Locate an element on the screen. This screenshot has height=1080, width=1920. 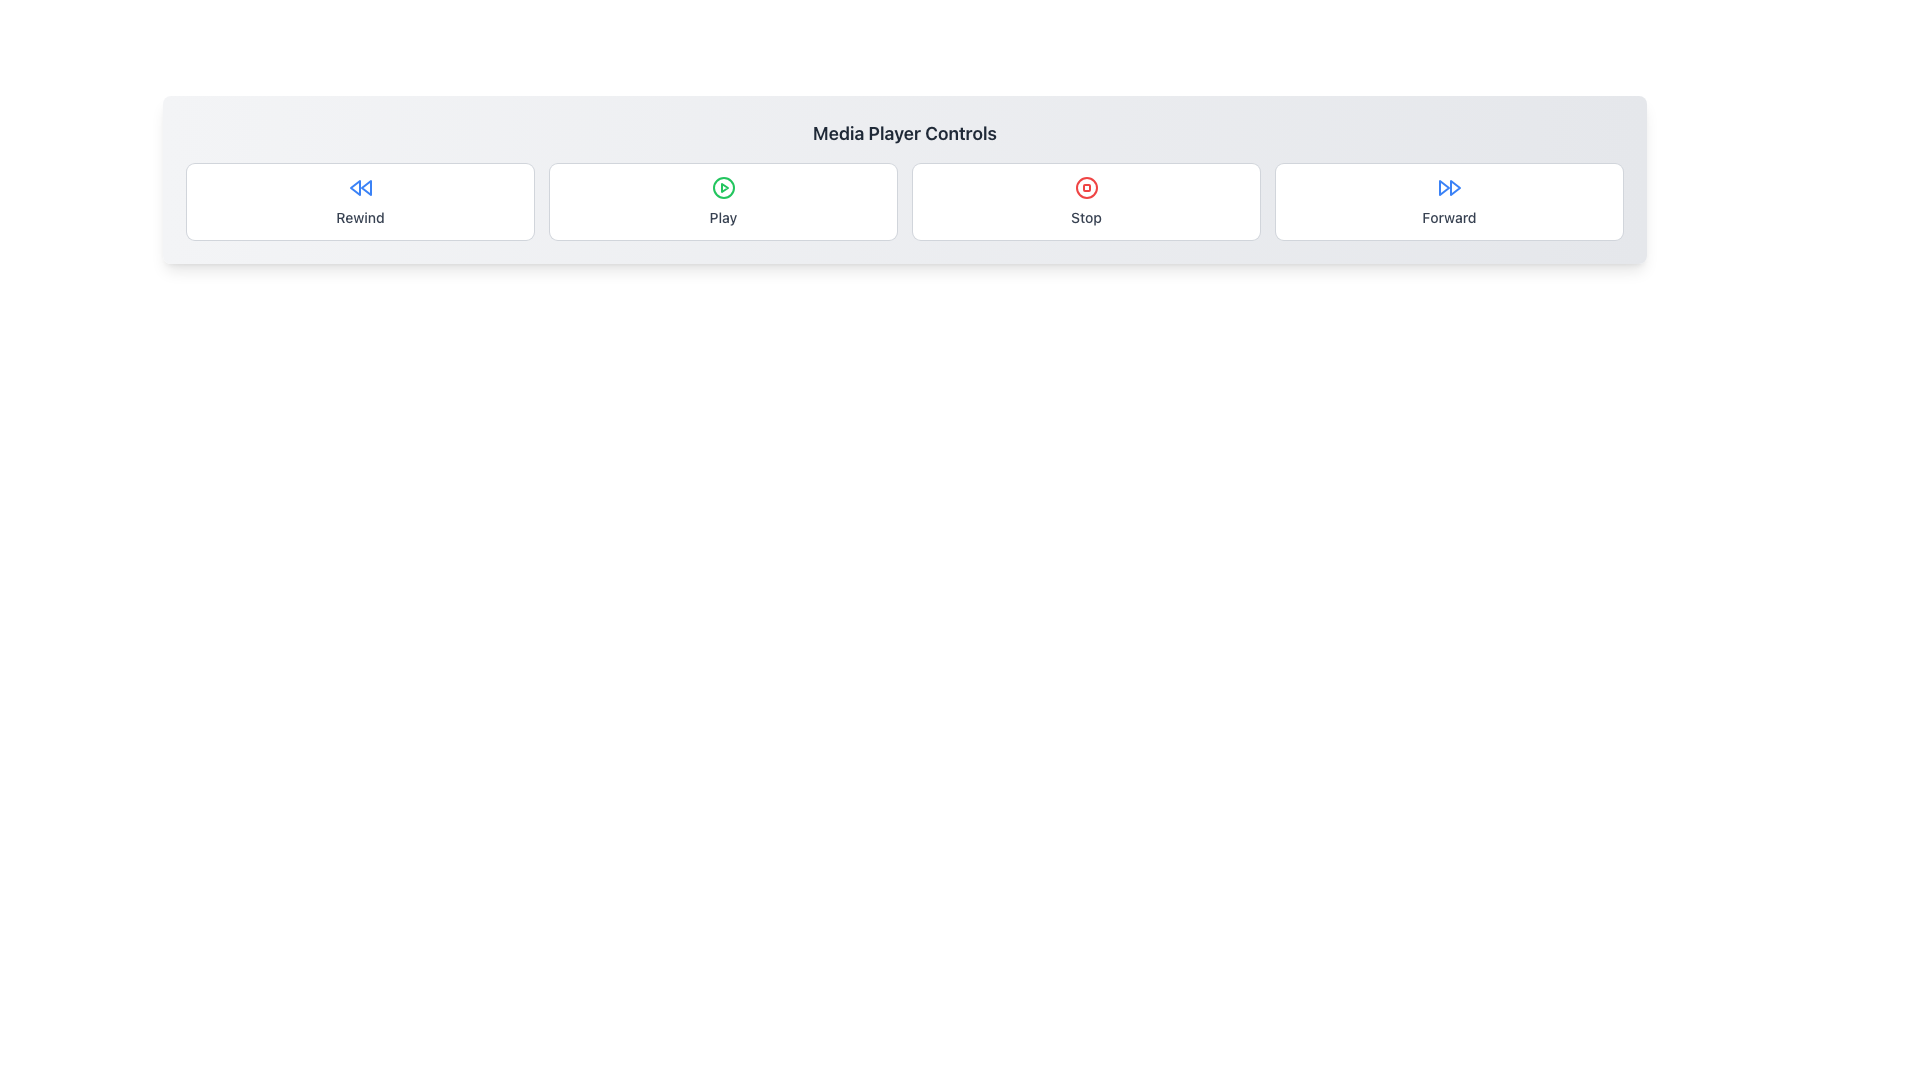
the rewind arrow icon, which is blue and styled with a modern vector design, located above the 'Rewind' label in the media playback controls is located at coordinates (360, 188).